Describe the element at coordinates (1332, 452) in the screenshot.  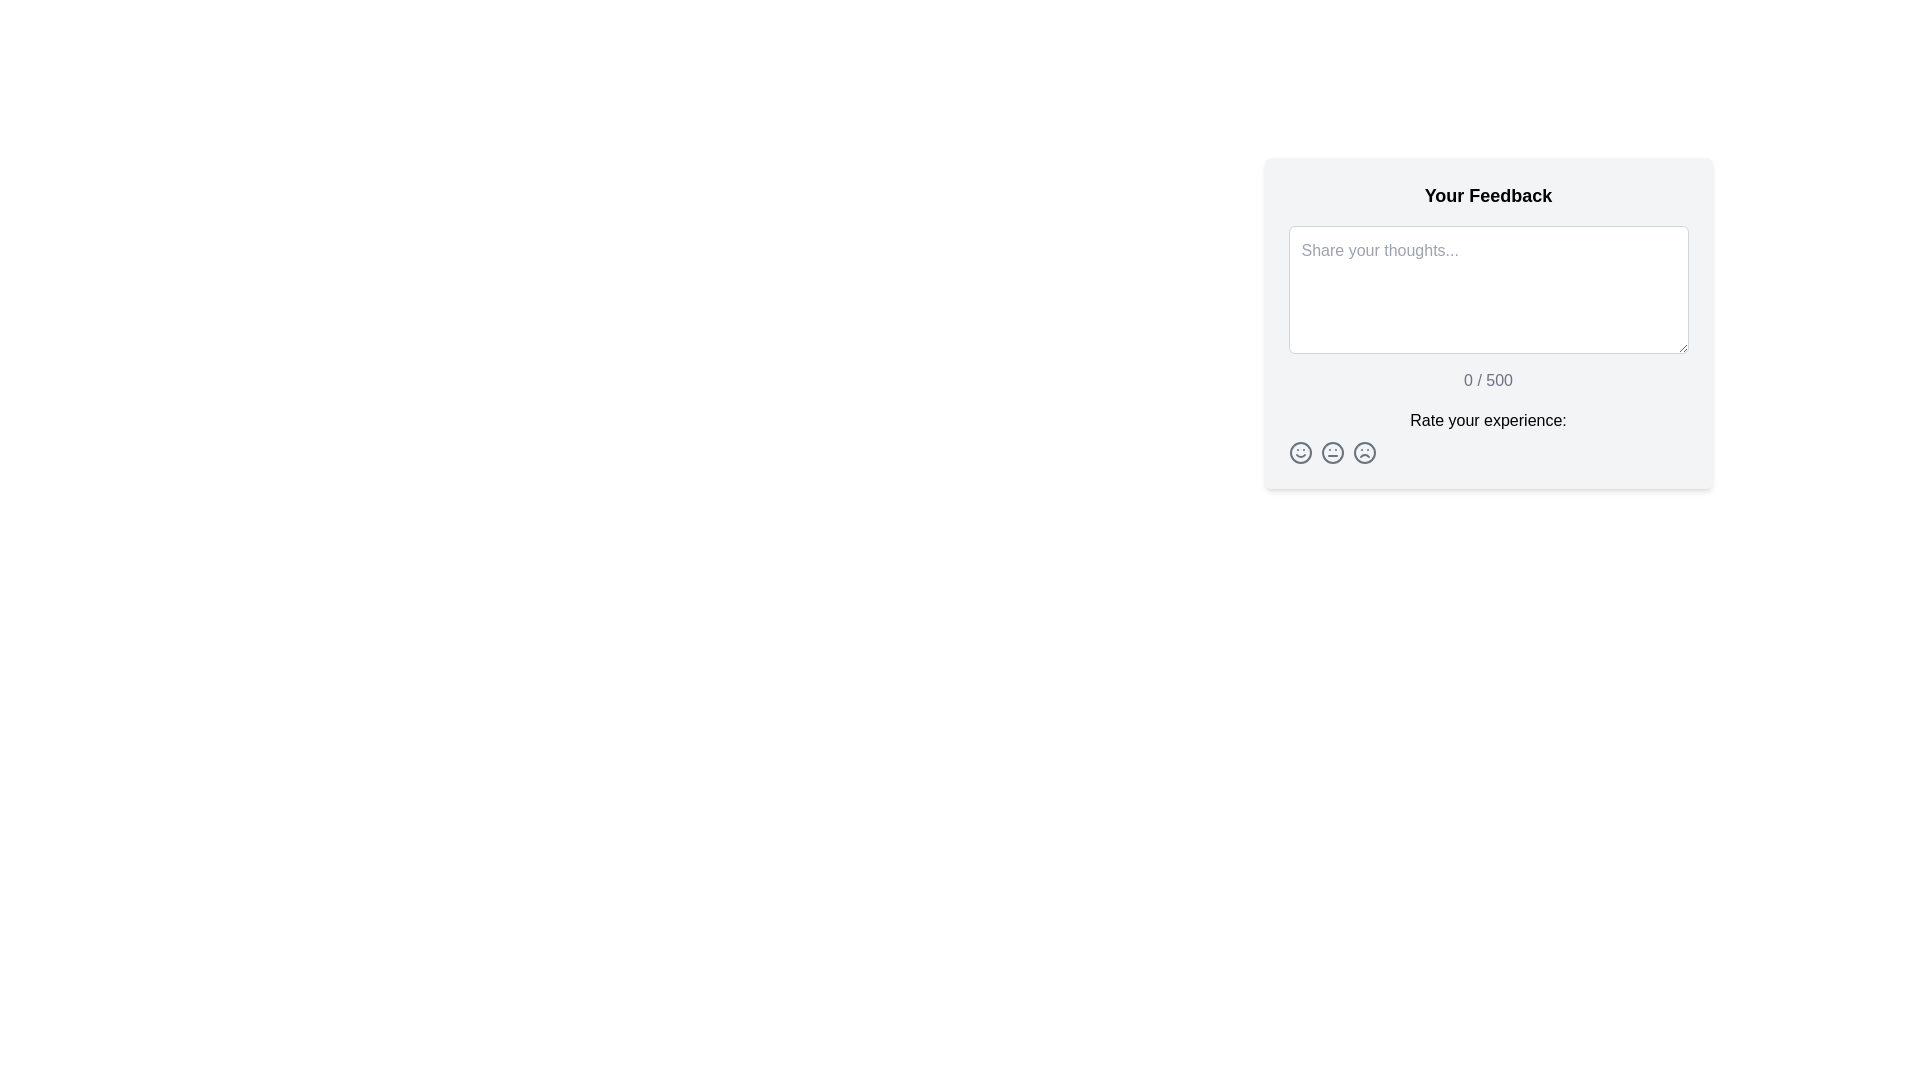
I see `the center of the neutral feedback icon, which is the second icon from the left in the row of three feedback icons located beneath the 'Your Feedback' text box` at that location.